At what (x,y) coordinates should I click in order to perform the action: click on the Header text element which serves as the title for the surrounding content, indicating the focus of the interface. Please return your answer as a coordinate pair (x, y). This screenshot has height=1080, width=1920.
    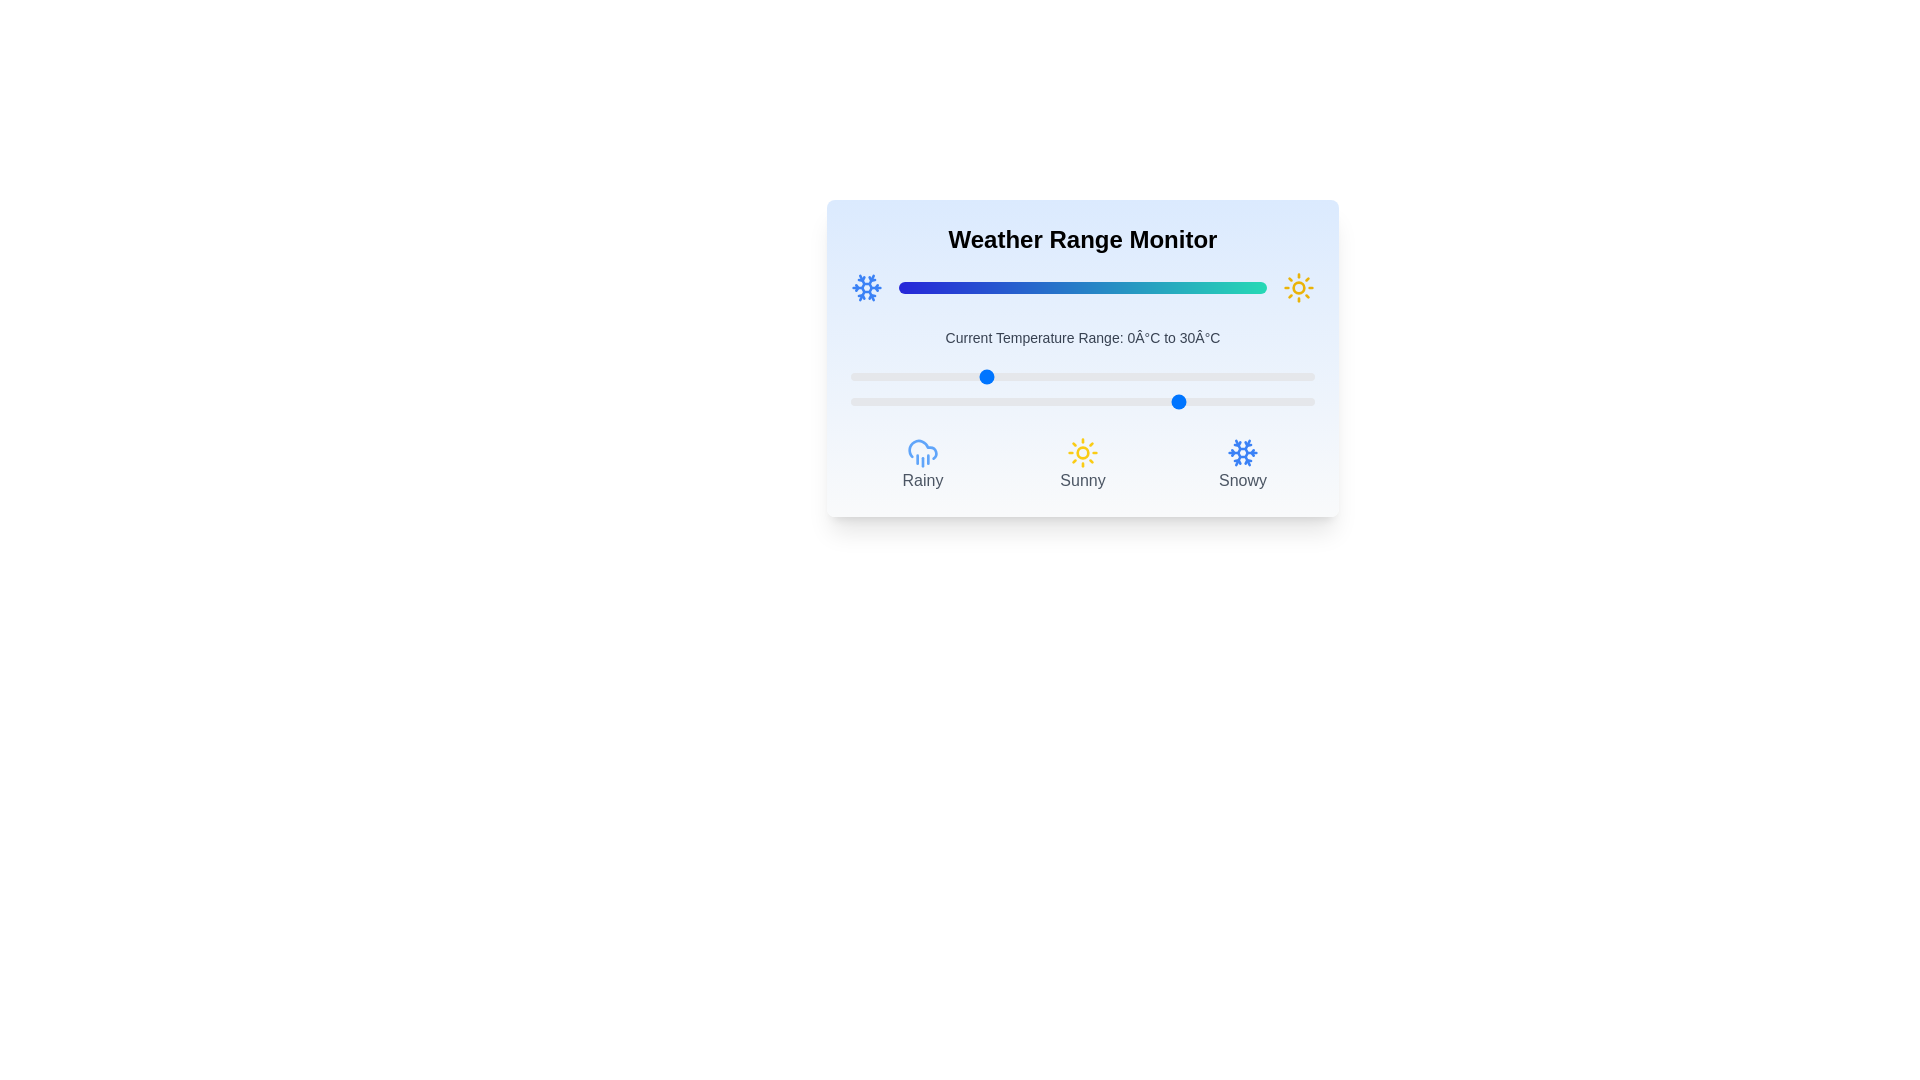
    Looking at the image, I should click on (1082, 238).